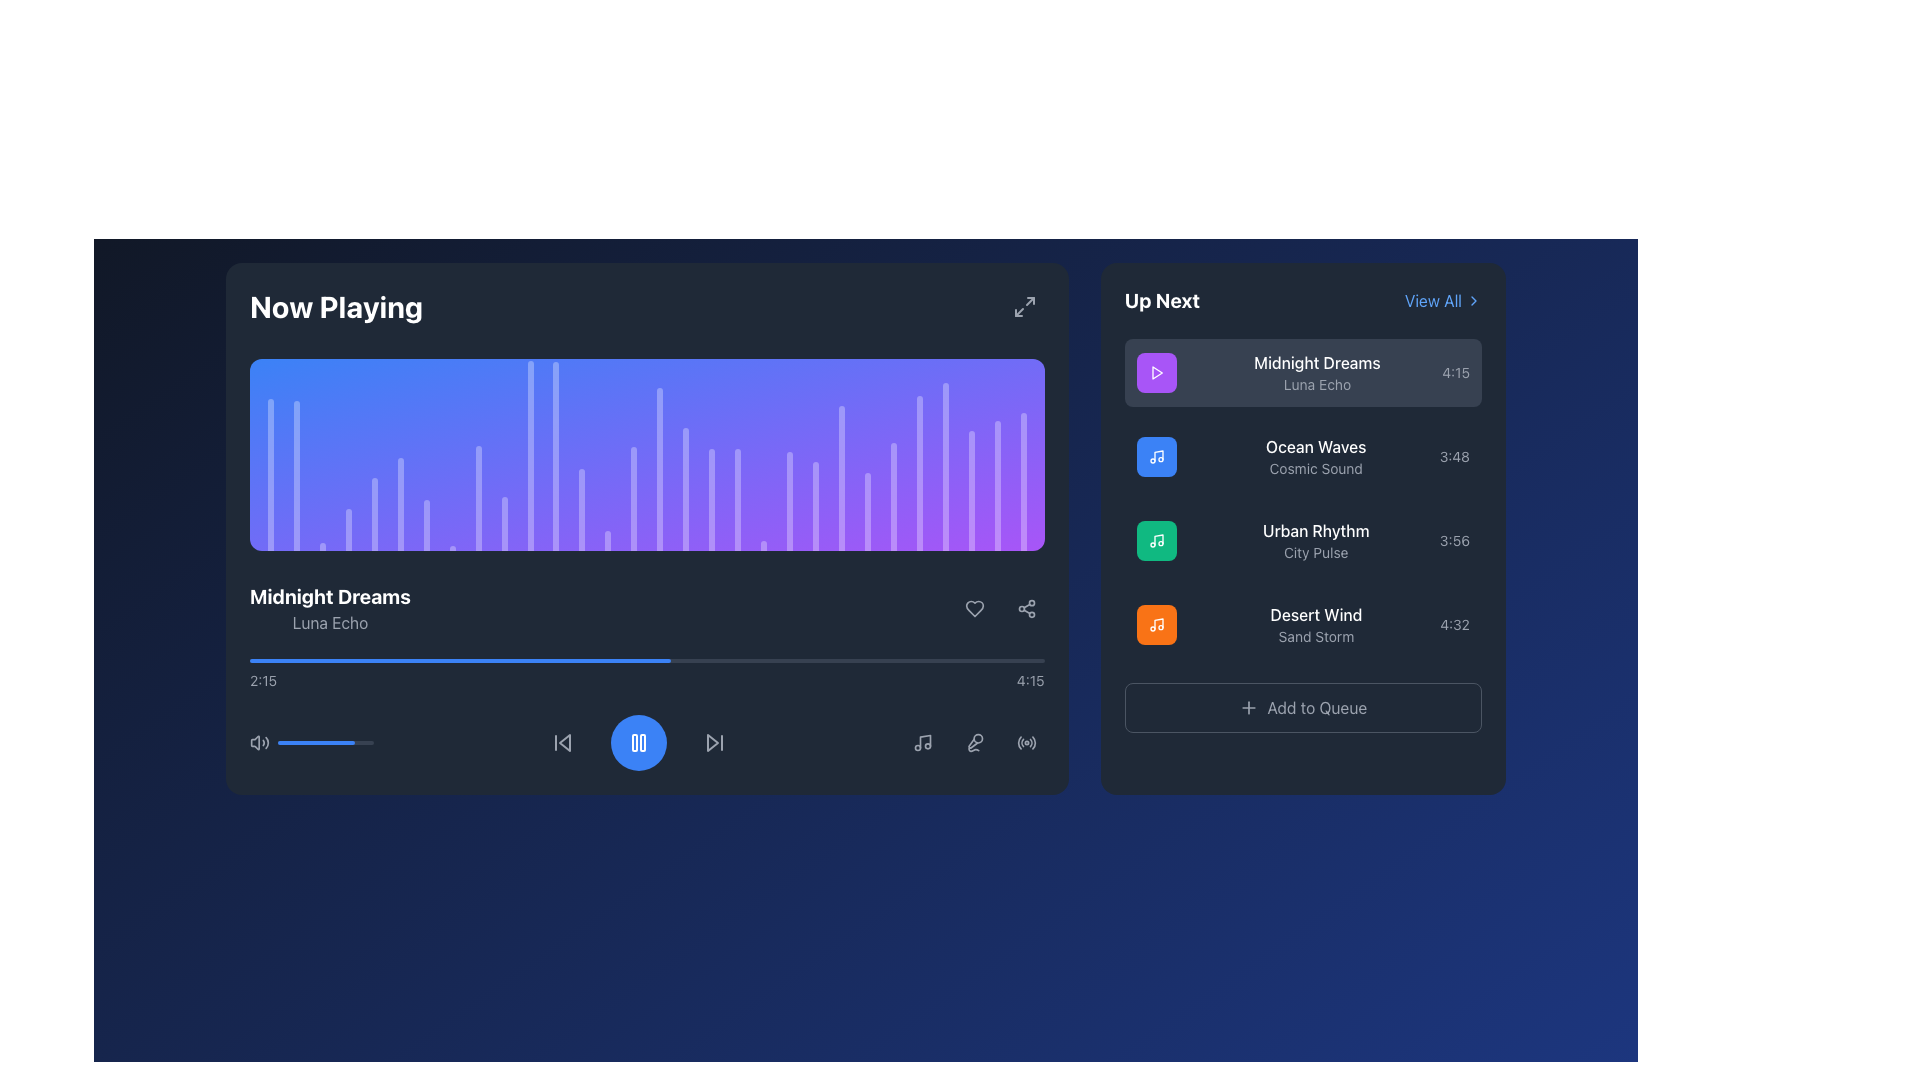 The height and width of the screenshot is (1080, 1920). Describe the element at coordinates (1316, 636) in the screenshot. I see `the subtitle text label for the track 'Desert Wind'` at that location.